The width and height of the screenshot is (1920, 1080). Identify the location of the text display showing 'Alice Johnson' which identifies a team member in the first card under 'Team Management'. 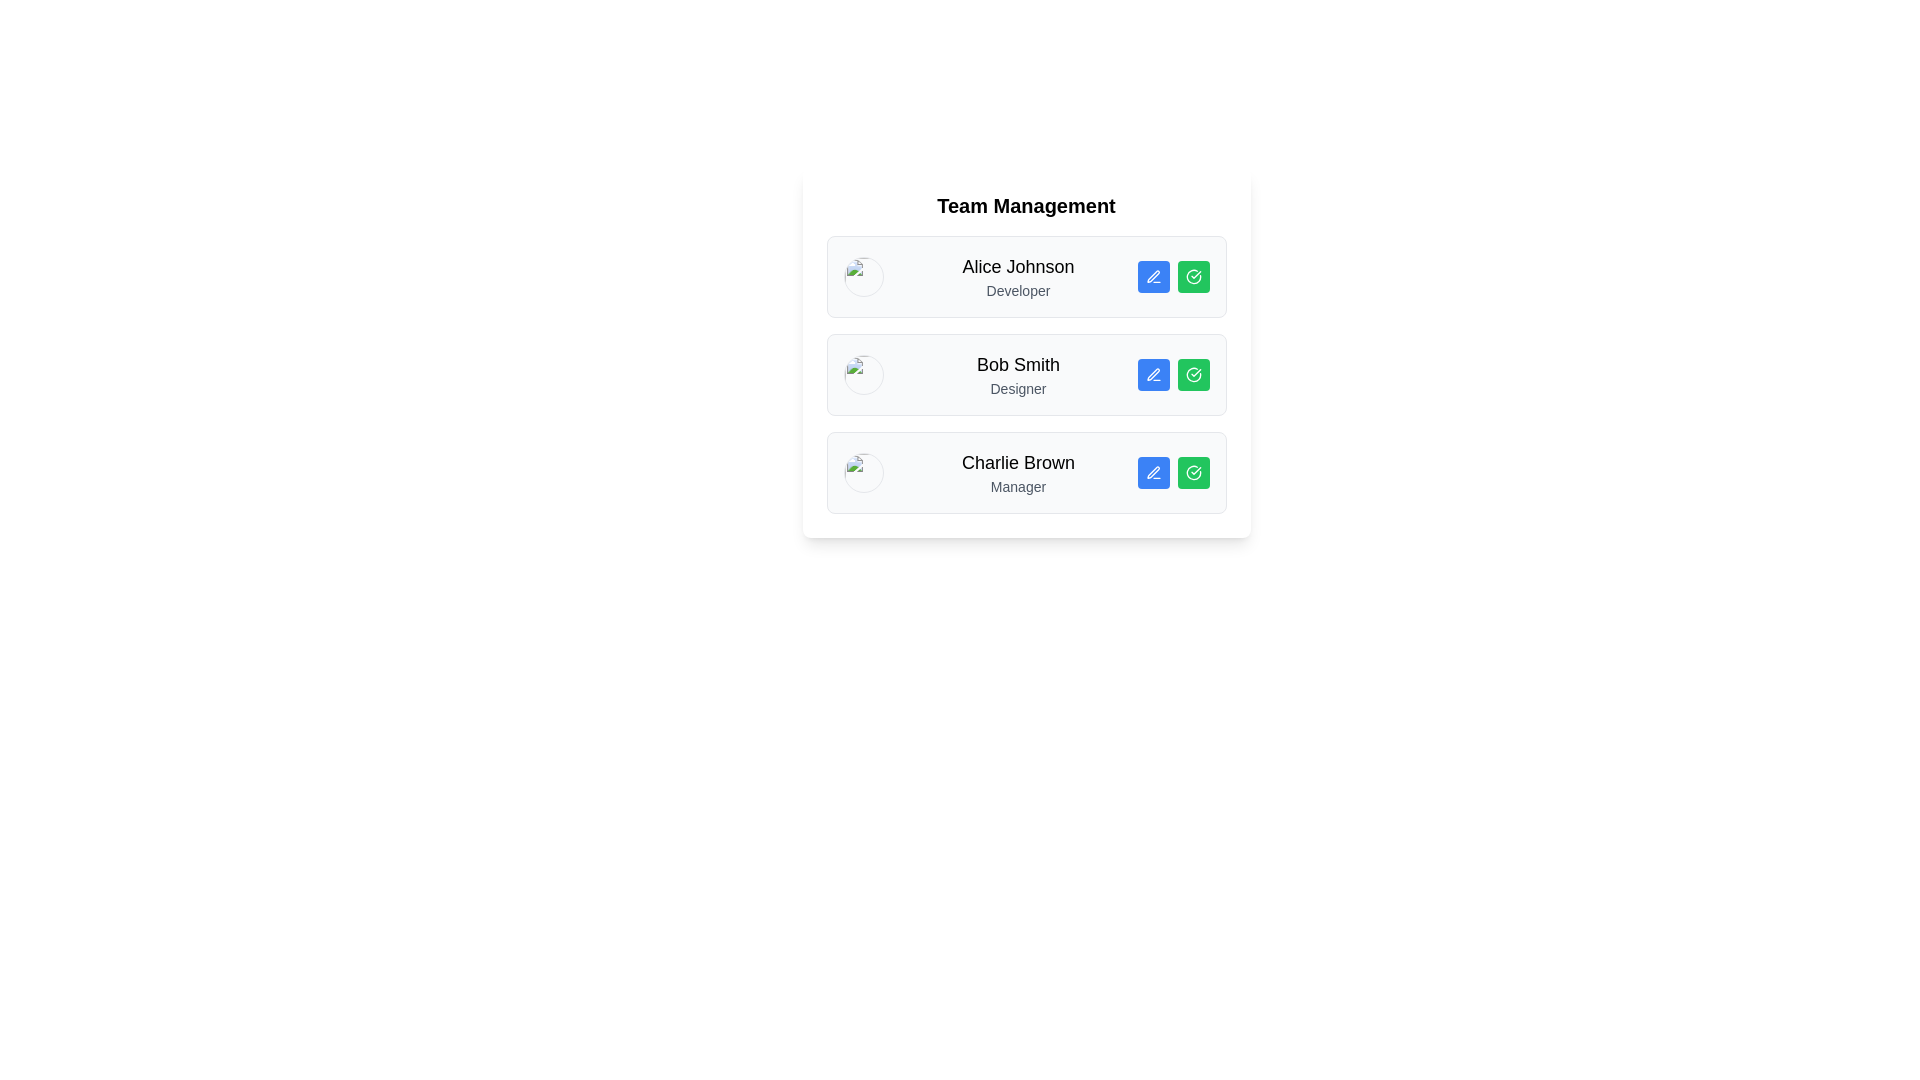
(1018, 265).